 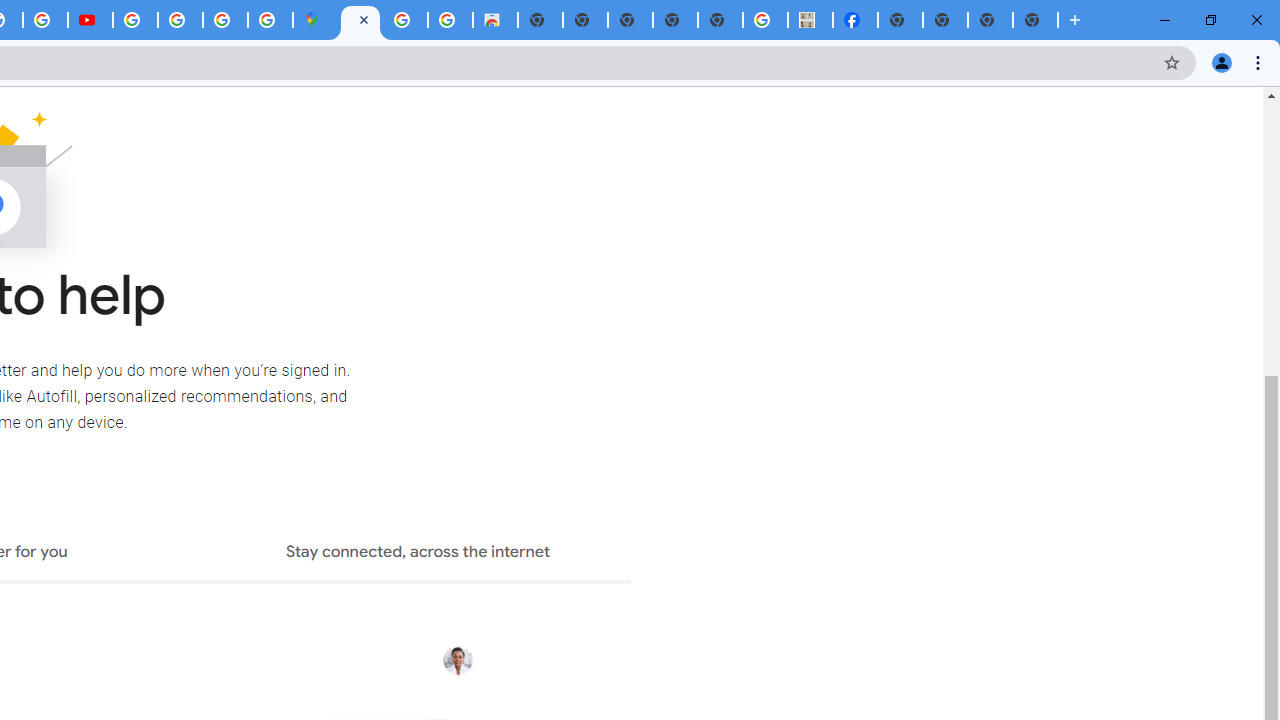 What do you see at coordinates (1035, 20) in the screenshot?
I see `'New Tab'` at bounding box center [1035, 20].